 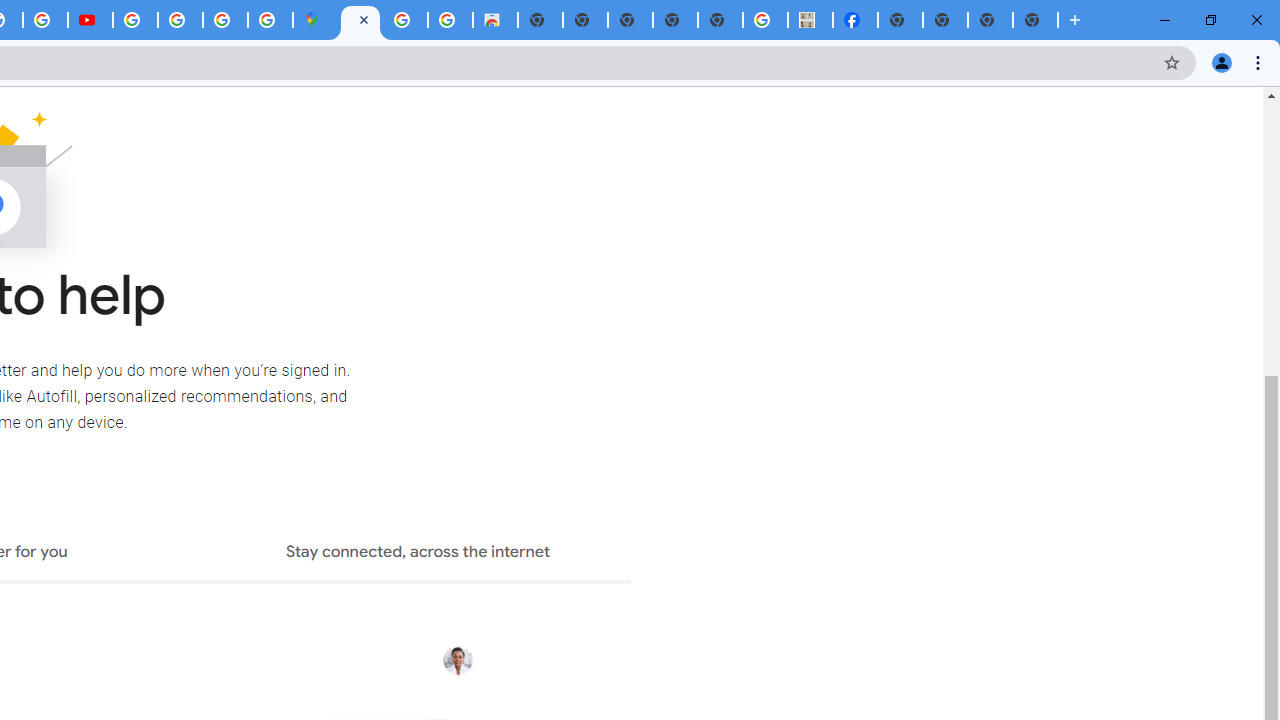 What do you see at coordinates (1035, 20) in the screenshot?
I see `'New Tab'` at bounding box center [1035, 20].